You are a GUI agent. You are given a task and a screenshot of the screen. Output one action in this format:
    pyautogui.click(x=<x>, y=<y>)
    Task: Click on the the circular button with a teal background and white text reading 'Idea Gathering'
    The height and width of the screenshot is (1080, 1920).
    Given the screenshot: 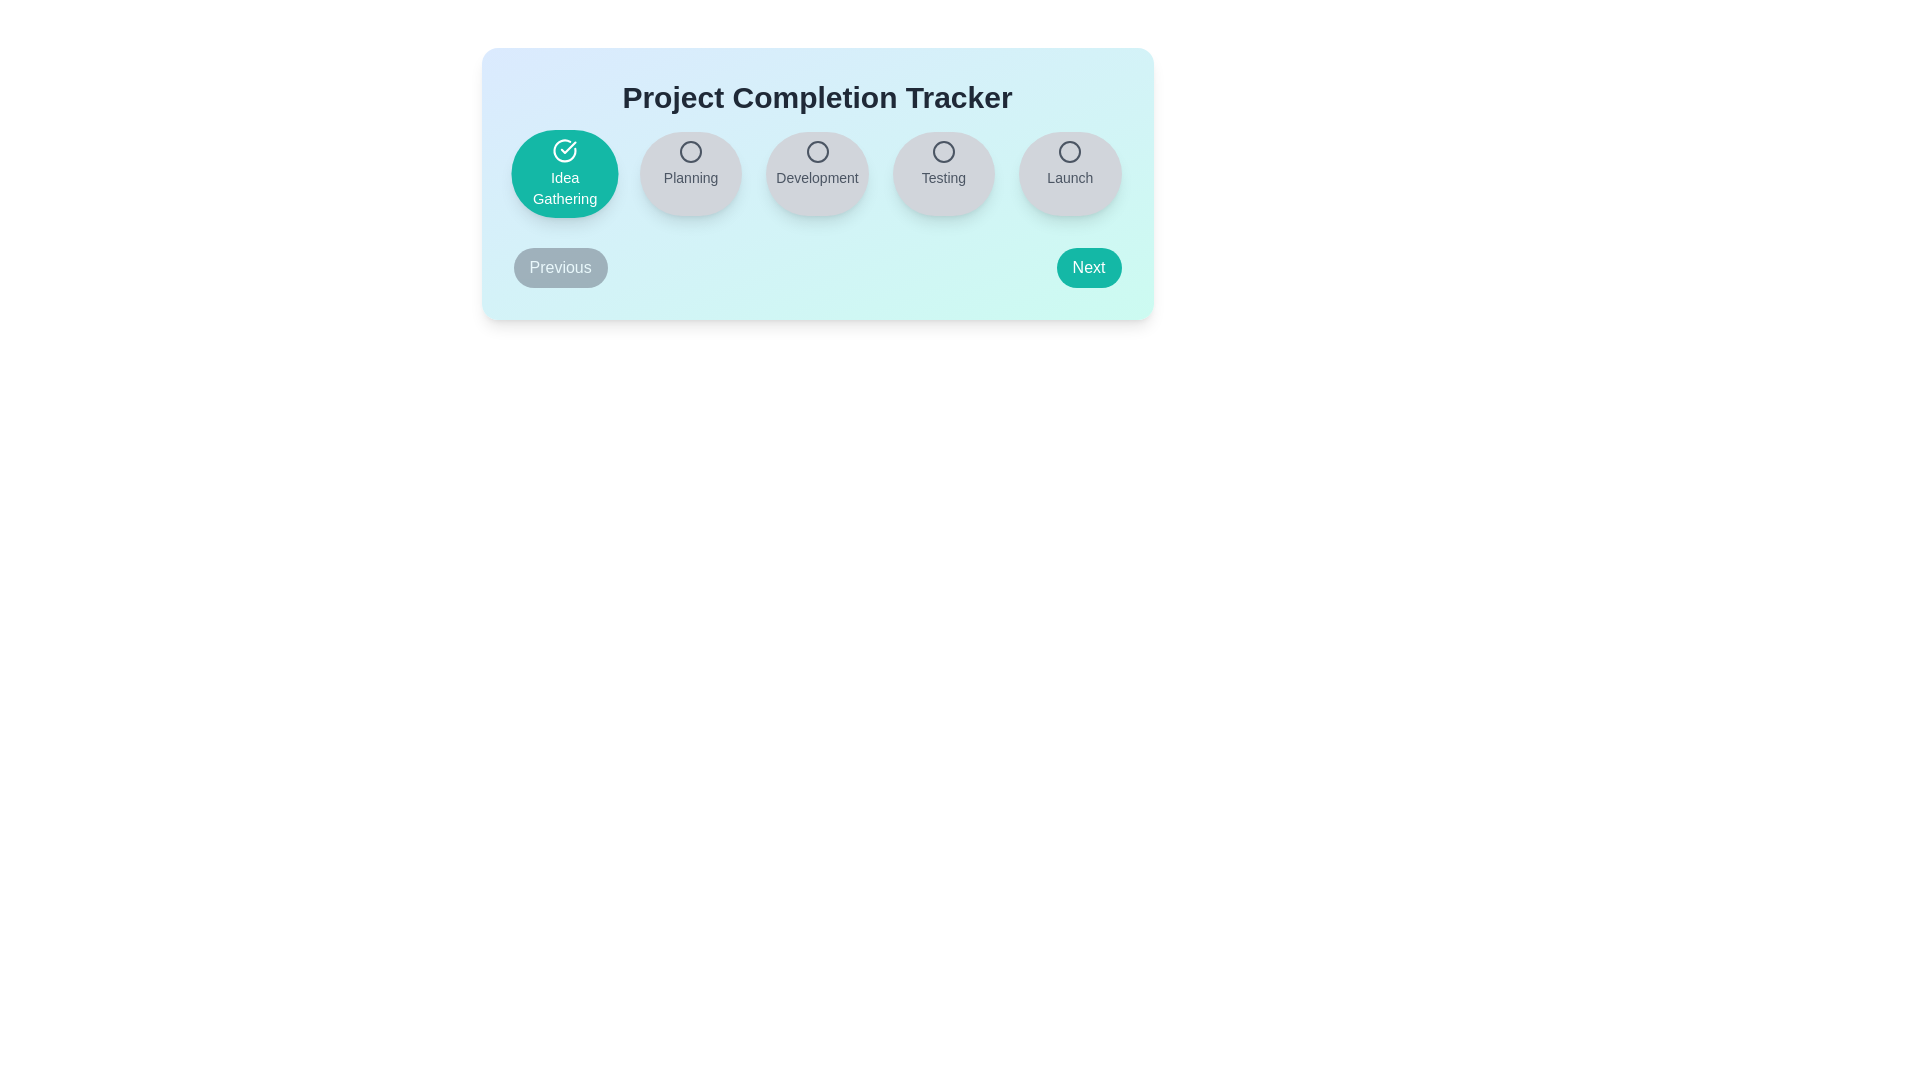 What is the action you would take?
    pyautogui.click(x=563, y=172)
    